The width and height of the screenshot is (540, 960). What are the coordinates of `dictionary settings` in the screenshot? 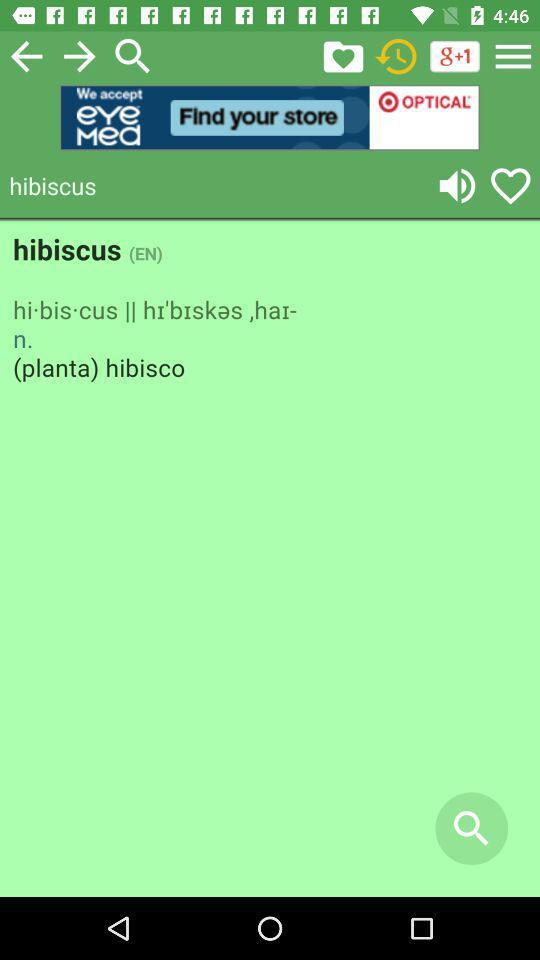 It's located at (513, 55).